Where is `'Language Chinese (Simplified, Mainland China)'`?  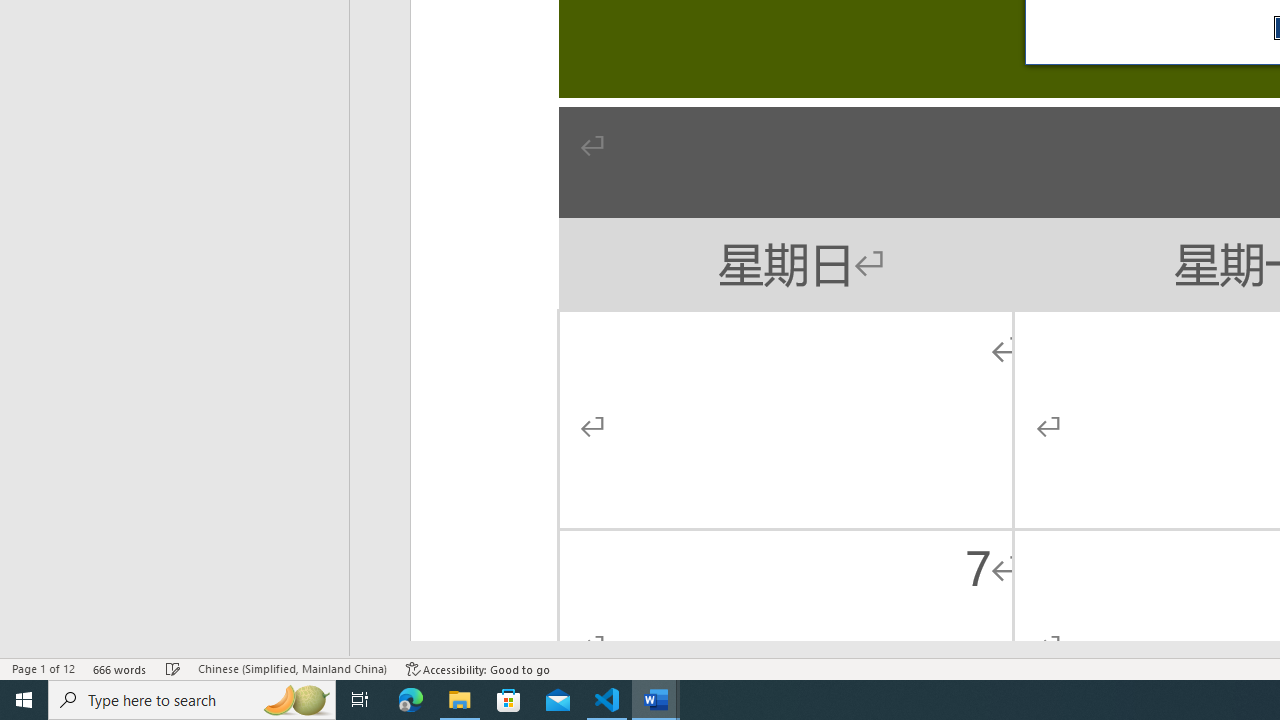
'Language Chinese (Simplified, Mainland China)' is located at coordinates (291, 669).